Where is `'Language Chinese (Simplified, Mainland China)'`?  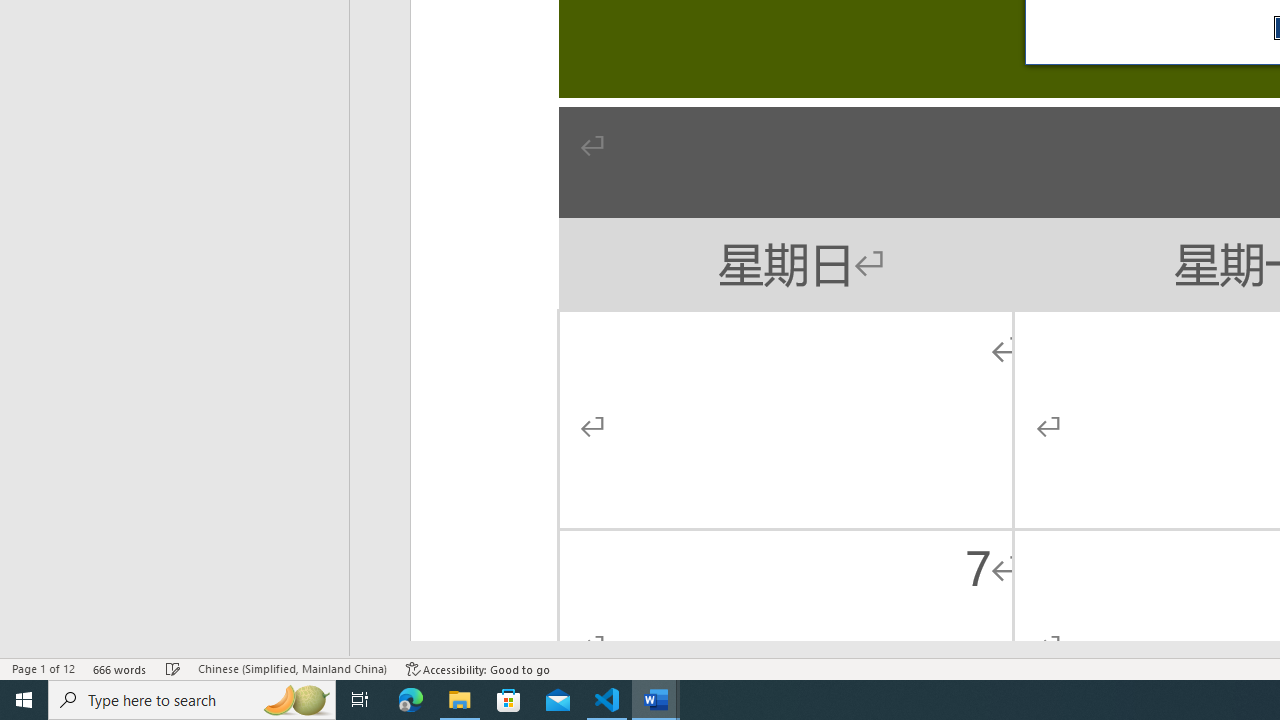
'Language Chinese (Simplified, Mainland China)' is located at coordinates (291, 669).